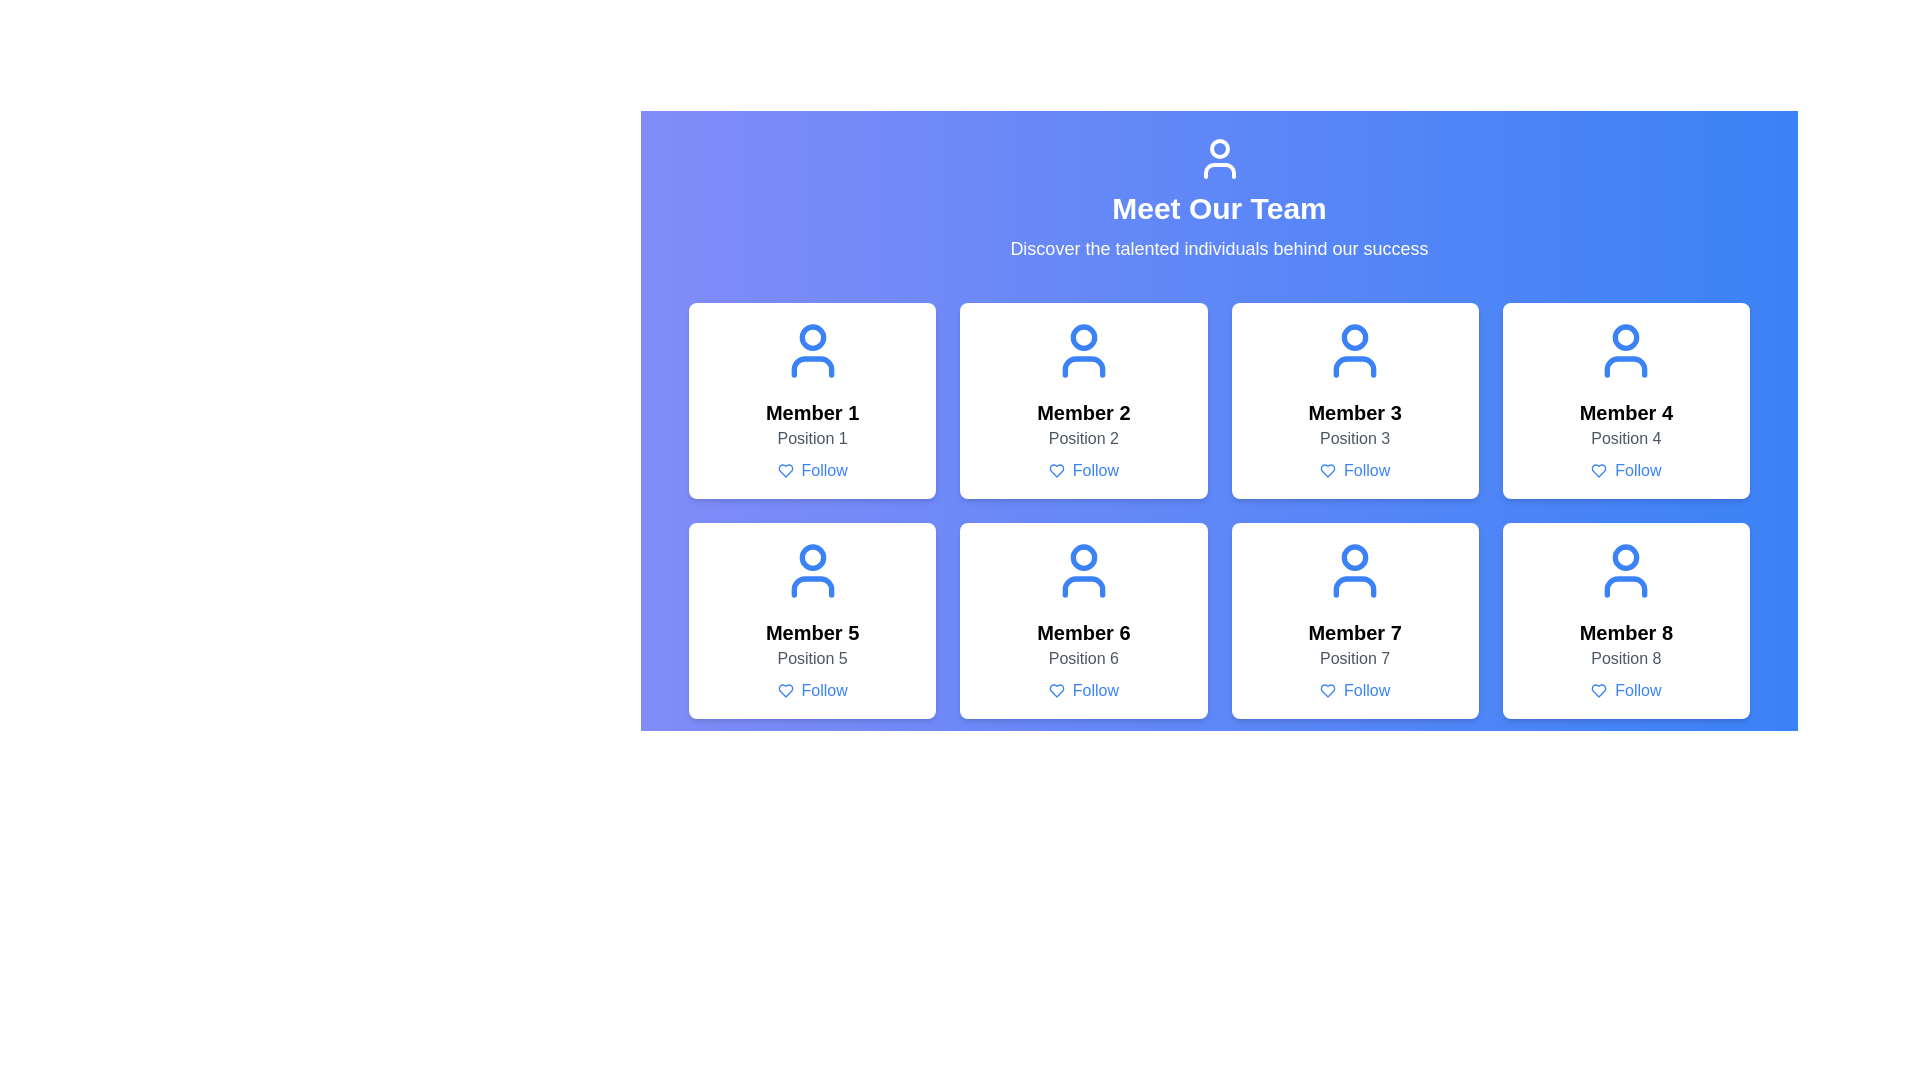  What do you see at coordinates (1094, 689) in the screenshot?
I see `the 'Follow' text label in blue color located in the sixth user profile card, positioned beneath a heart-shaped icon, to initiate the follow action` at bounding box center [1094, 689].